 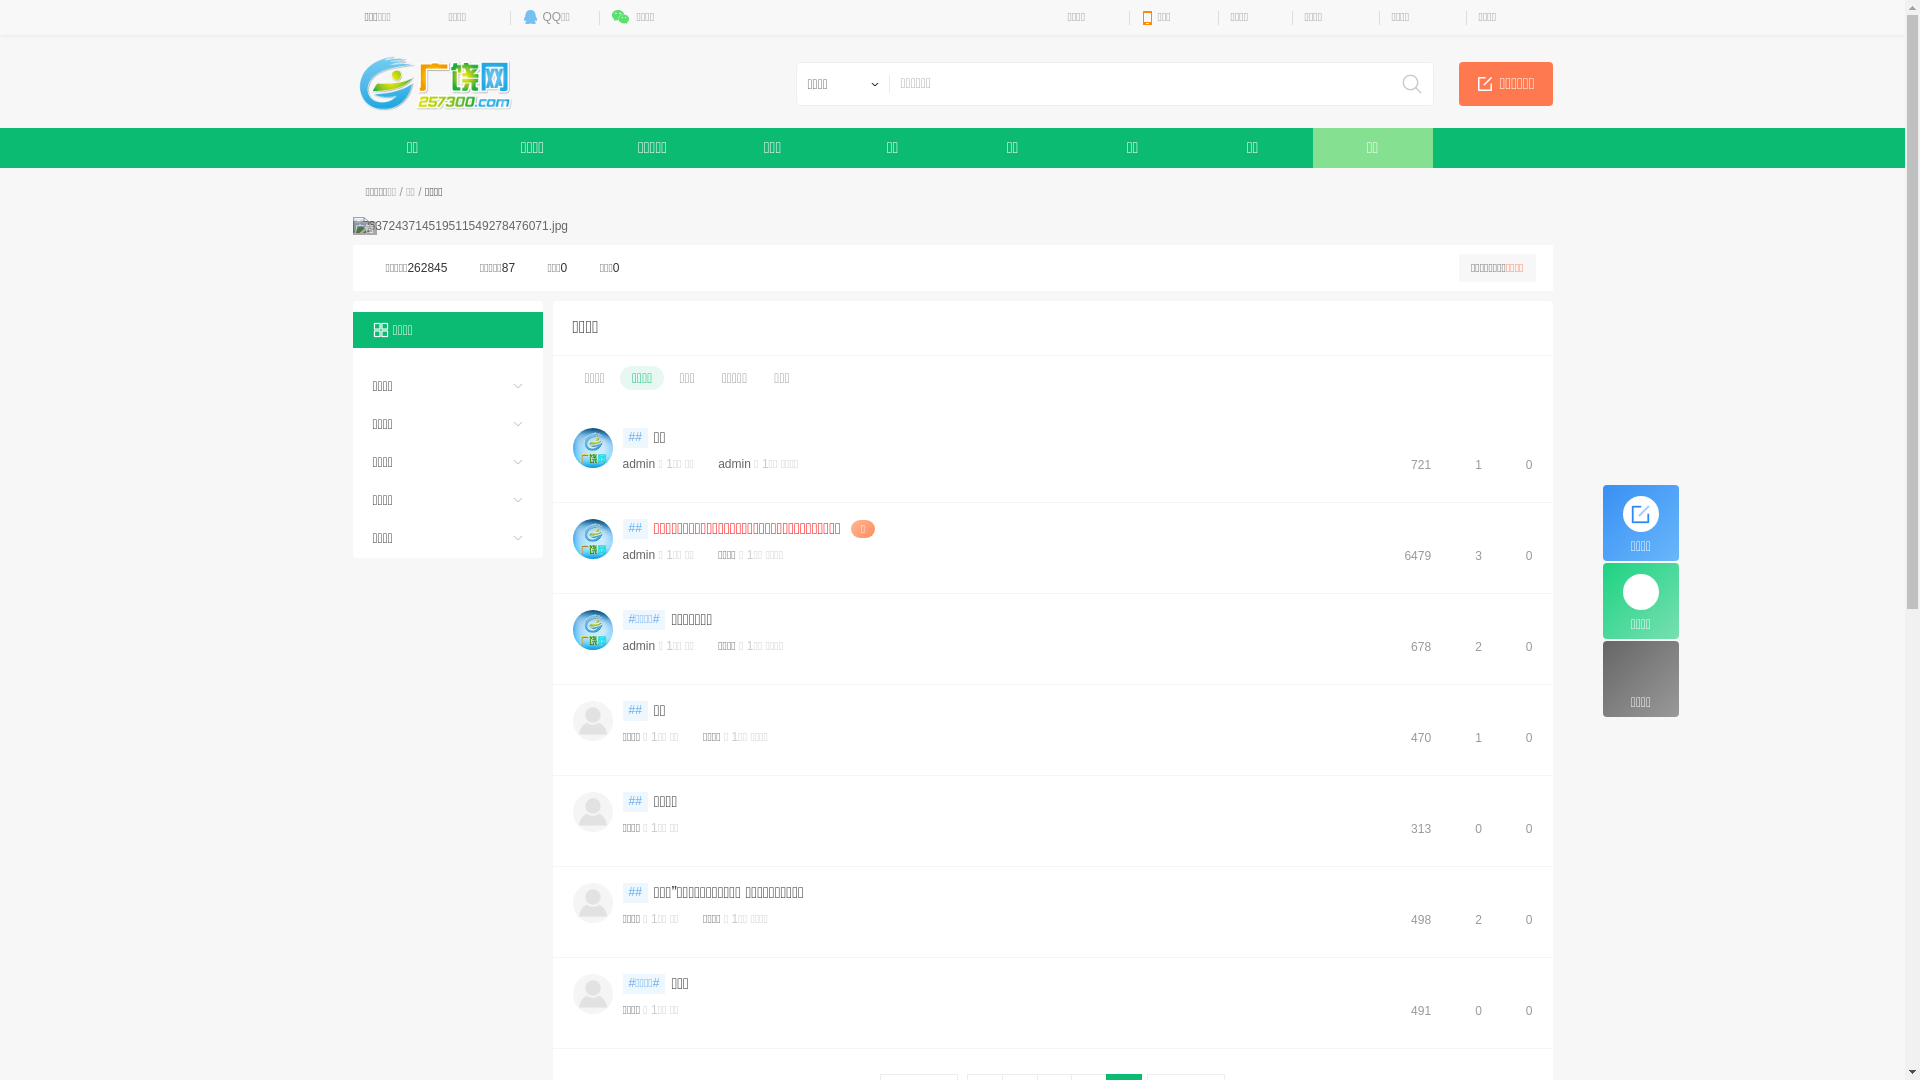 I want to click on '721', so click(x=1410, y=465).